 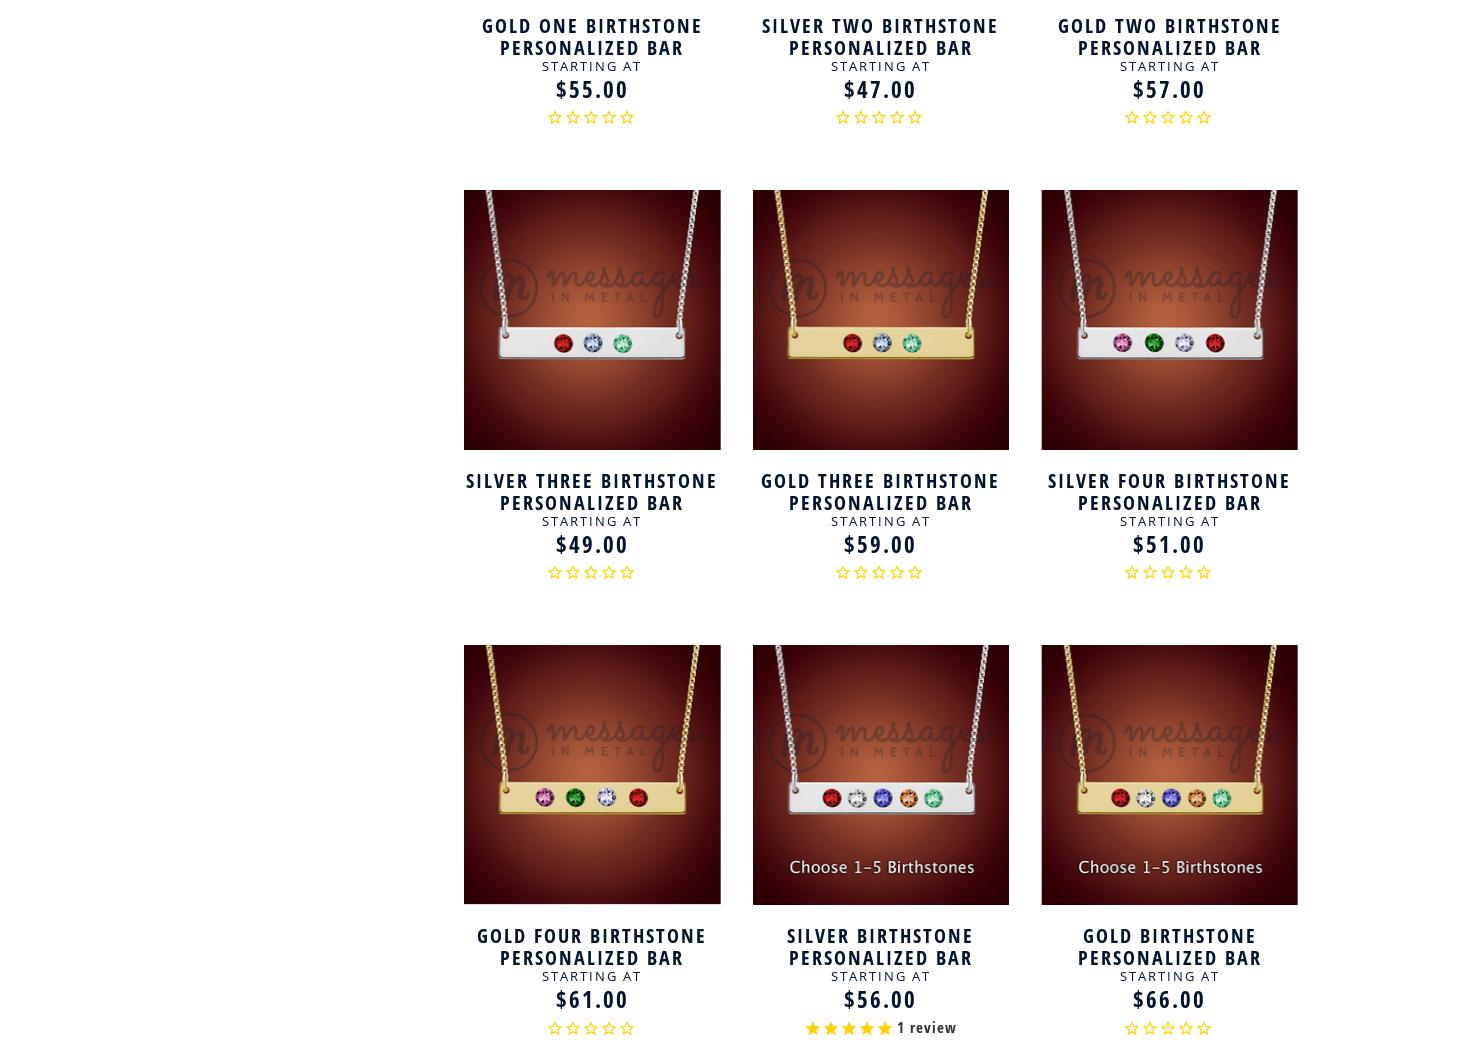 I want to click on '$59.00', so click(x=880, y=543).